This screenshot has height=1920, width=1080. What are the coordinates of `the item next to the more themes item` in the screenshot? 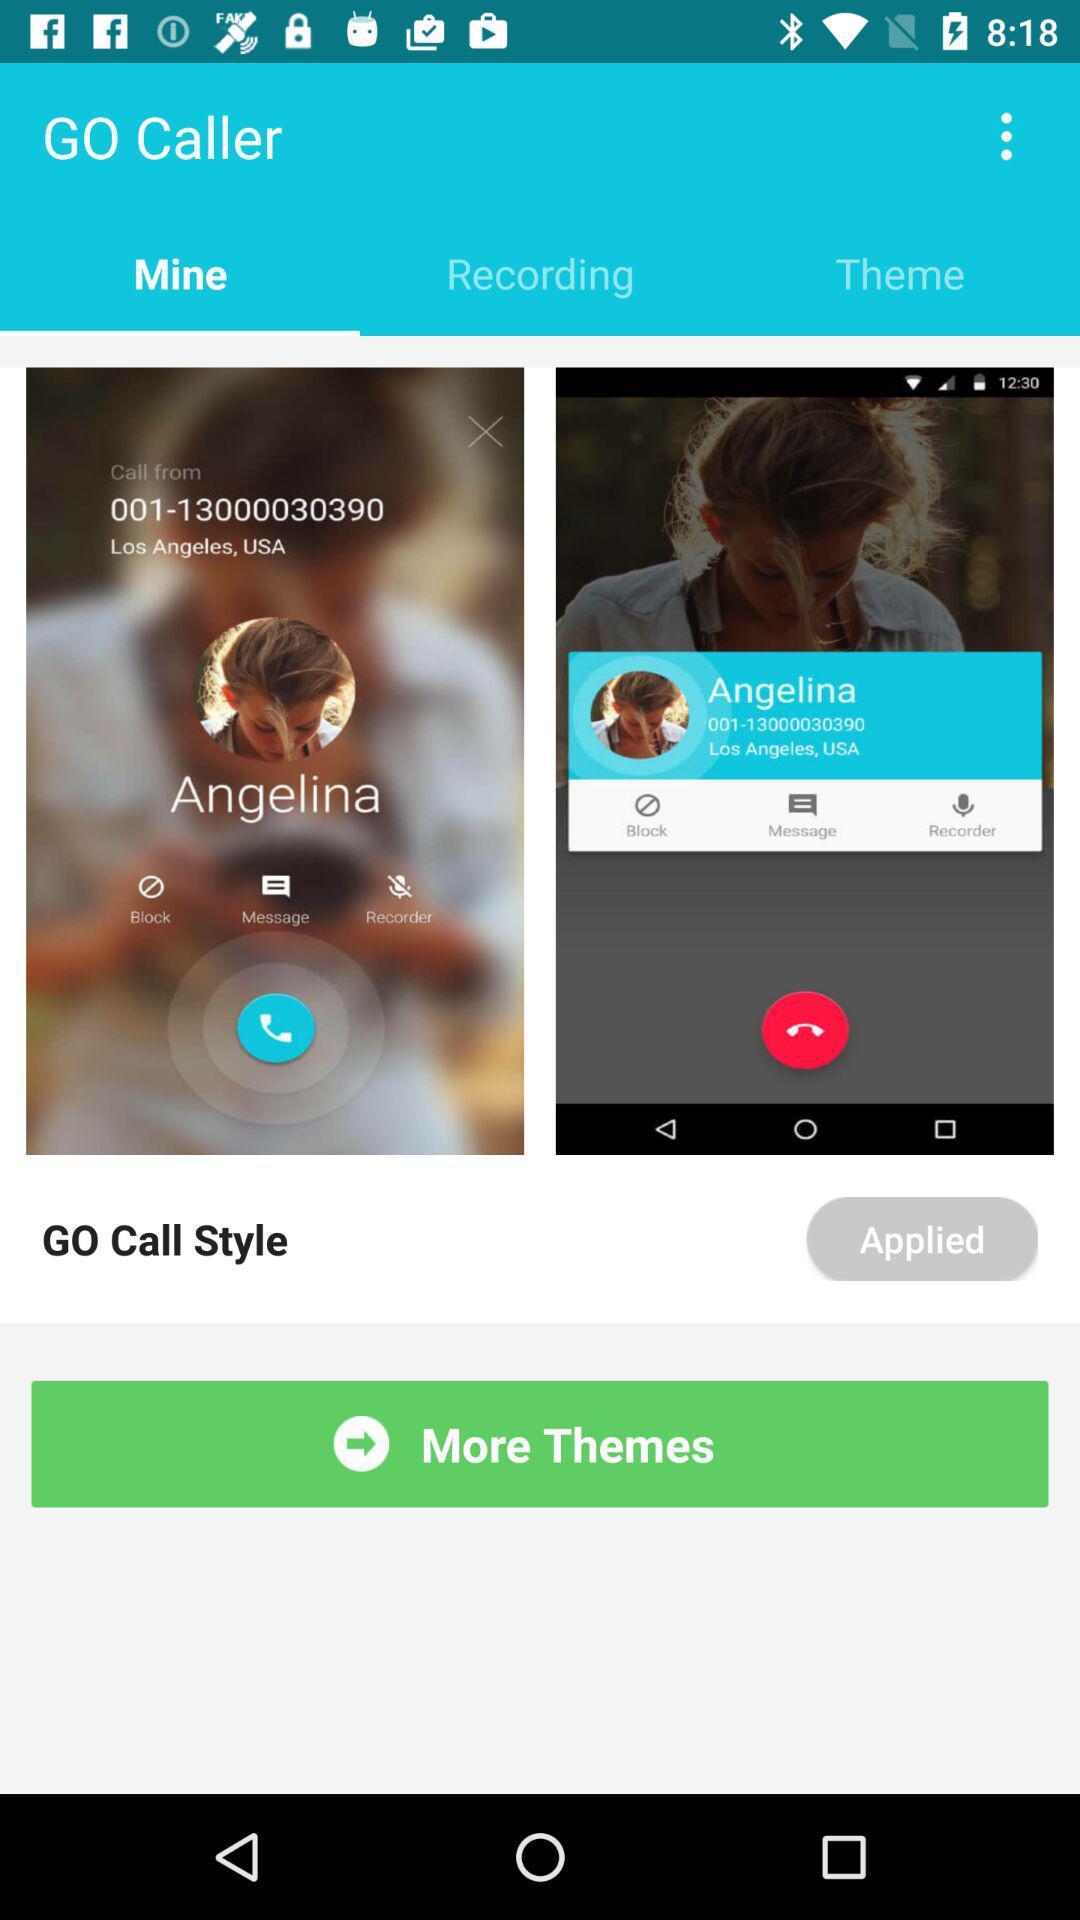 It's located at (361, 1443).